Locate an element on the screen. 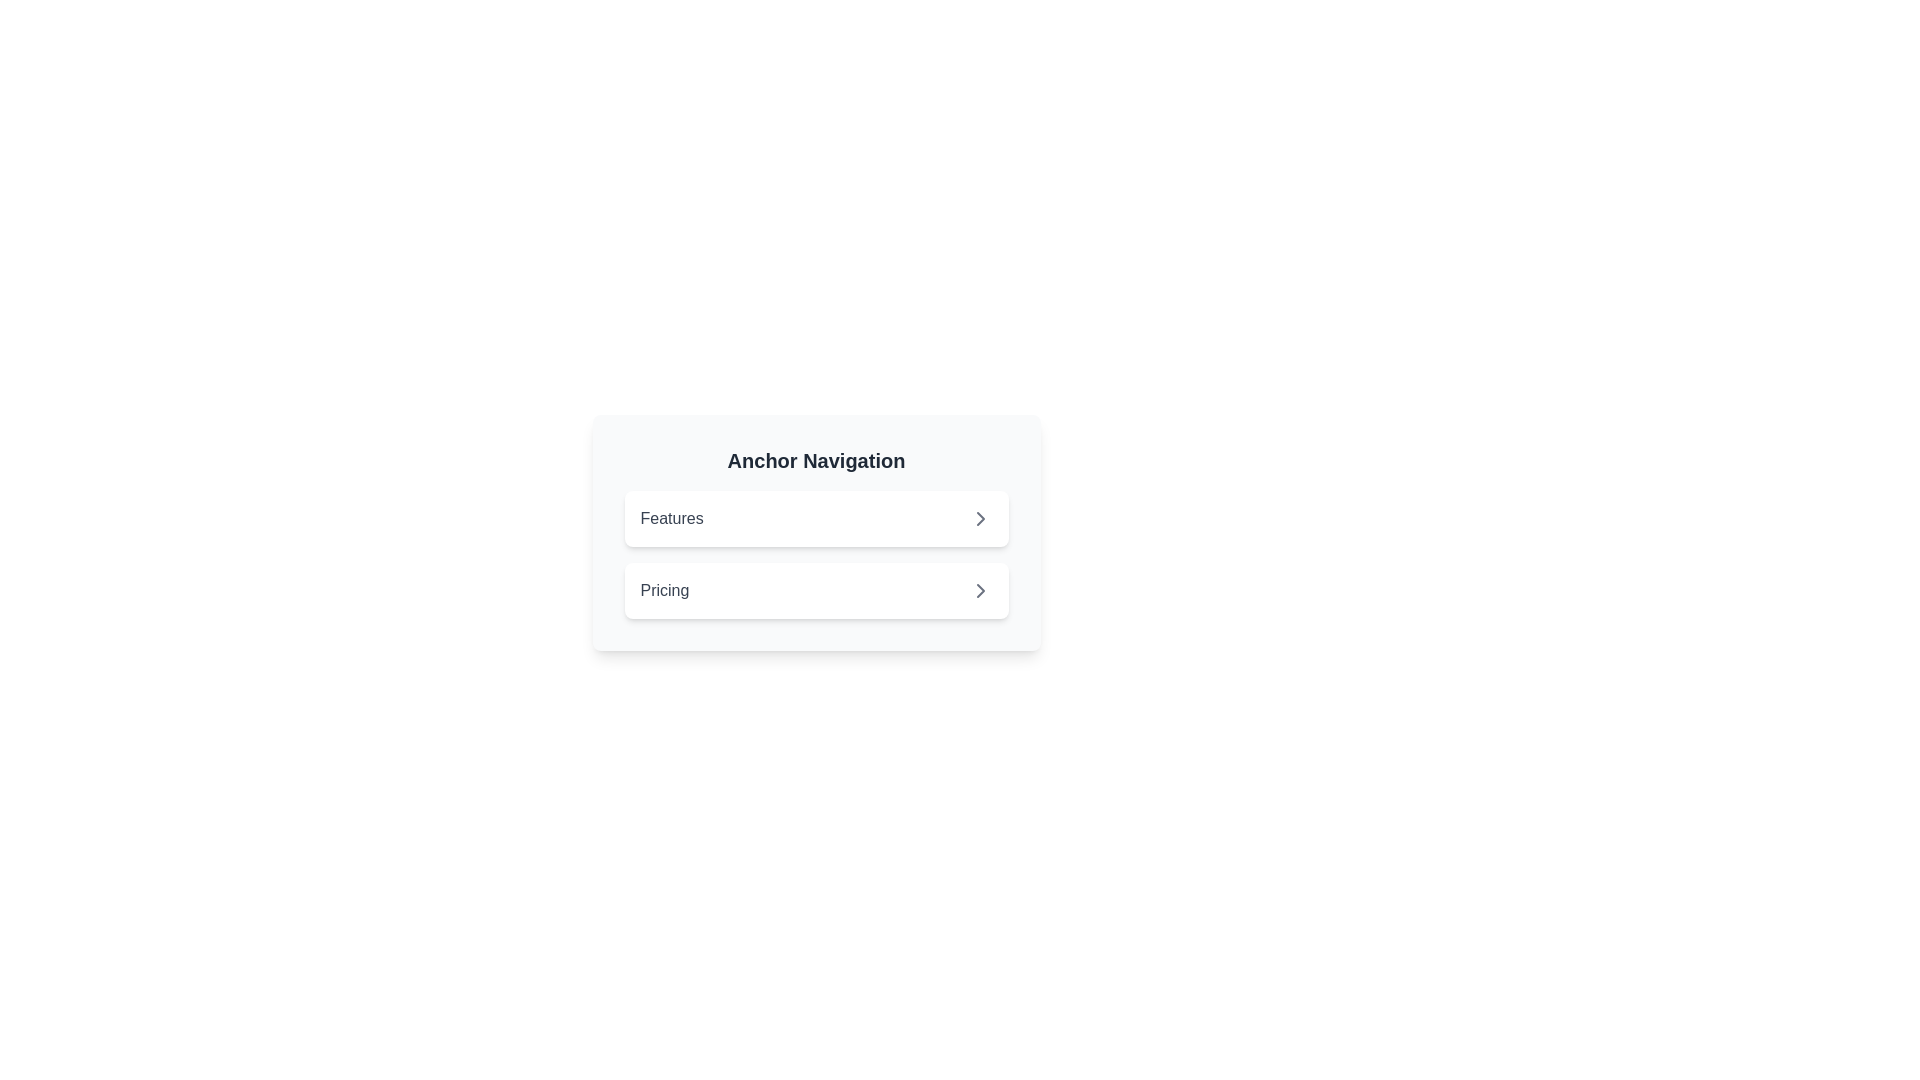  the chevron-right icon, which is a gray rightward arrow located at the far right of the 'Features' list item is located at coordinates (980, 518).